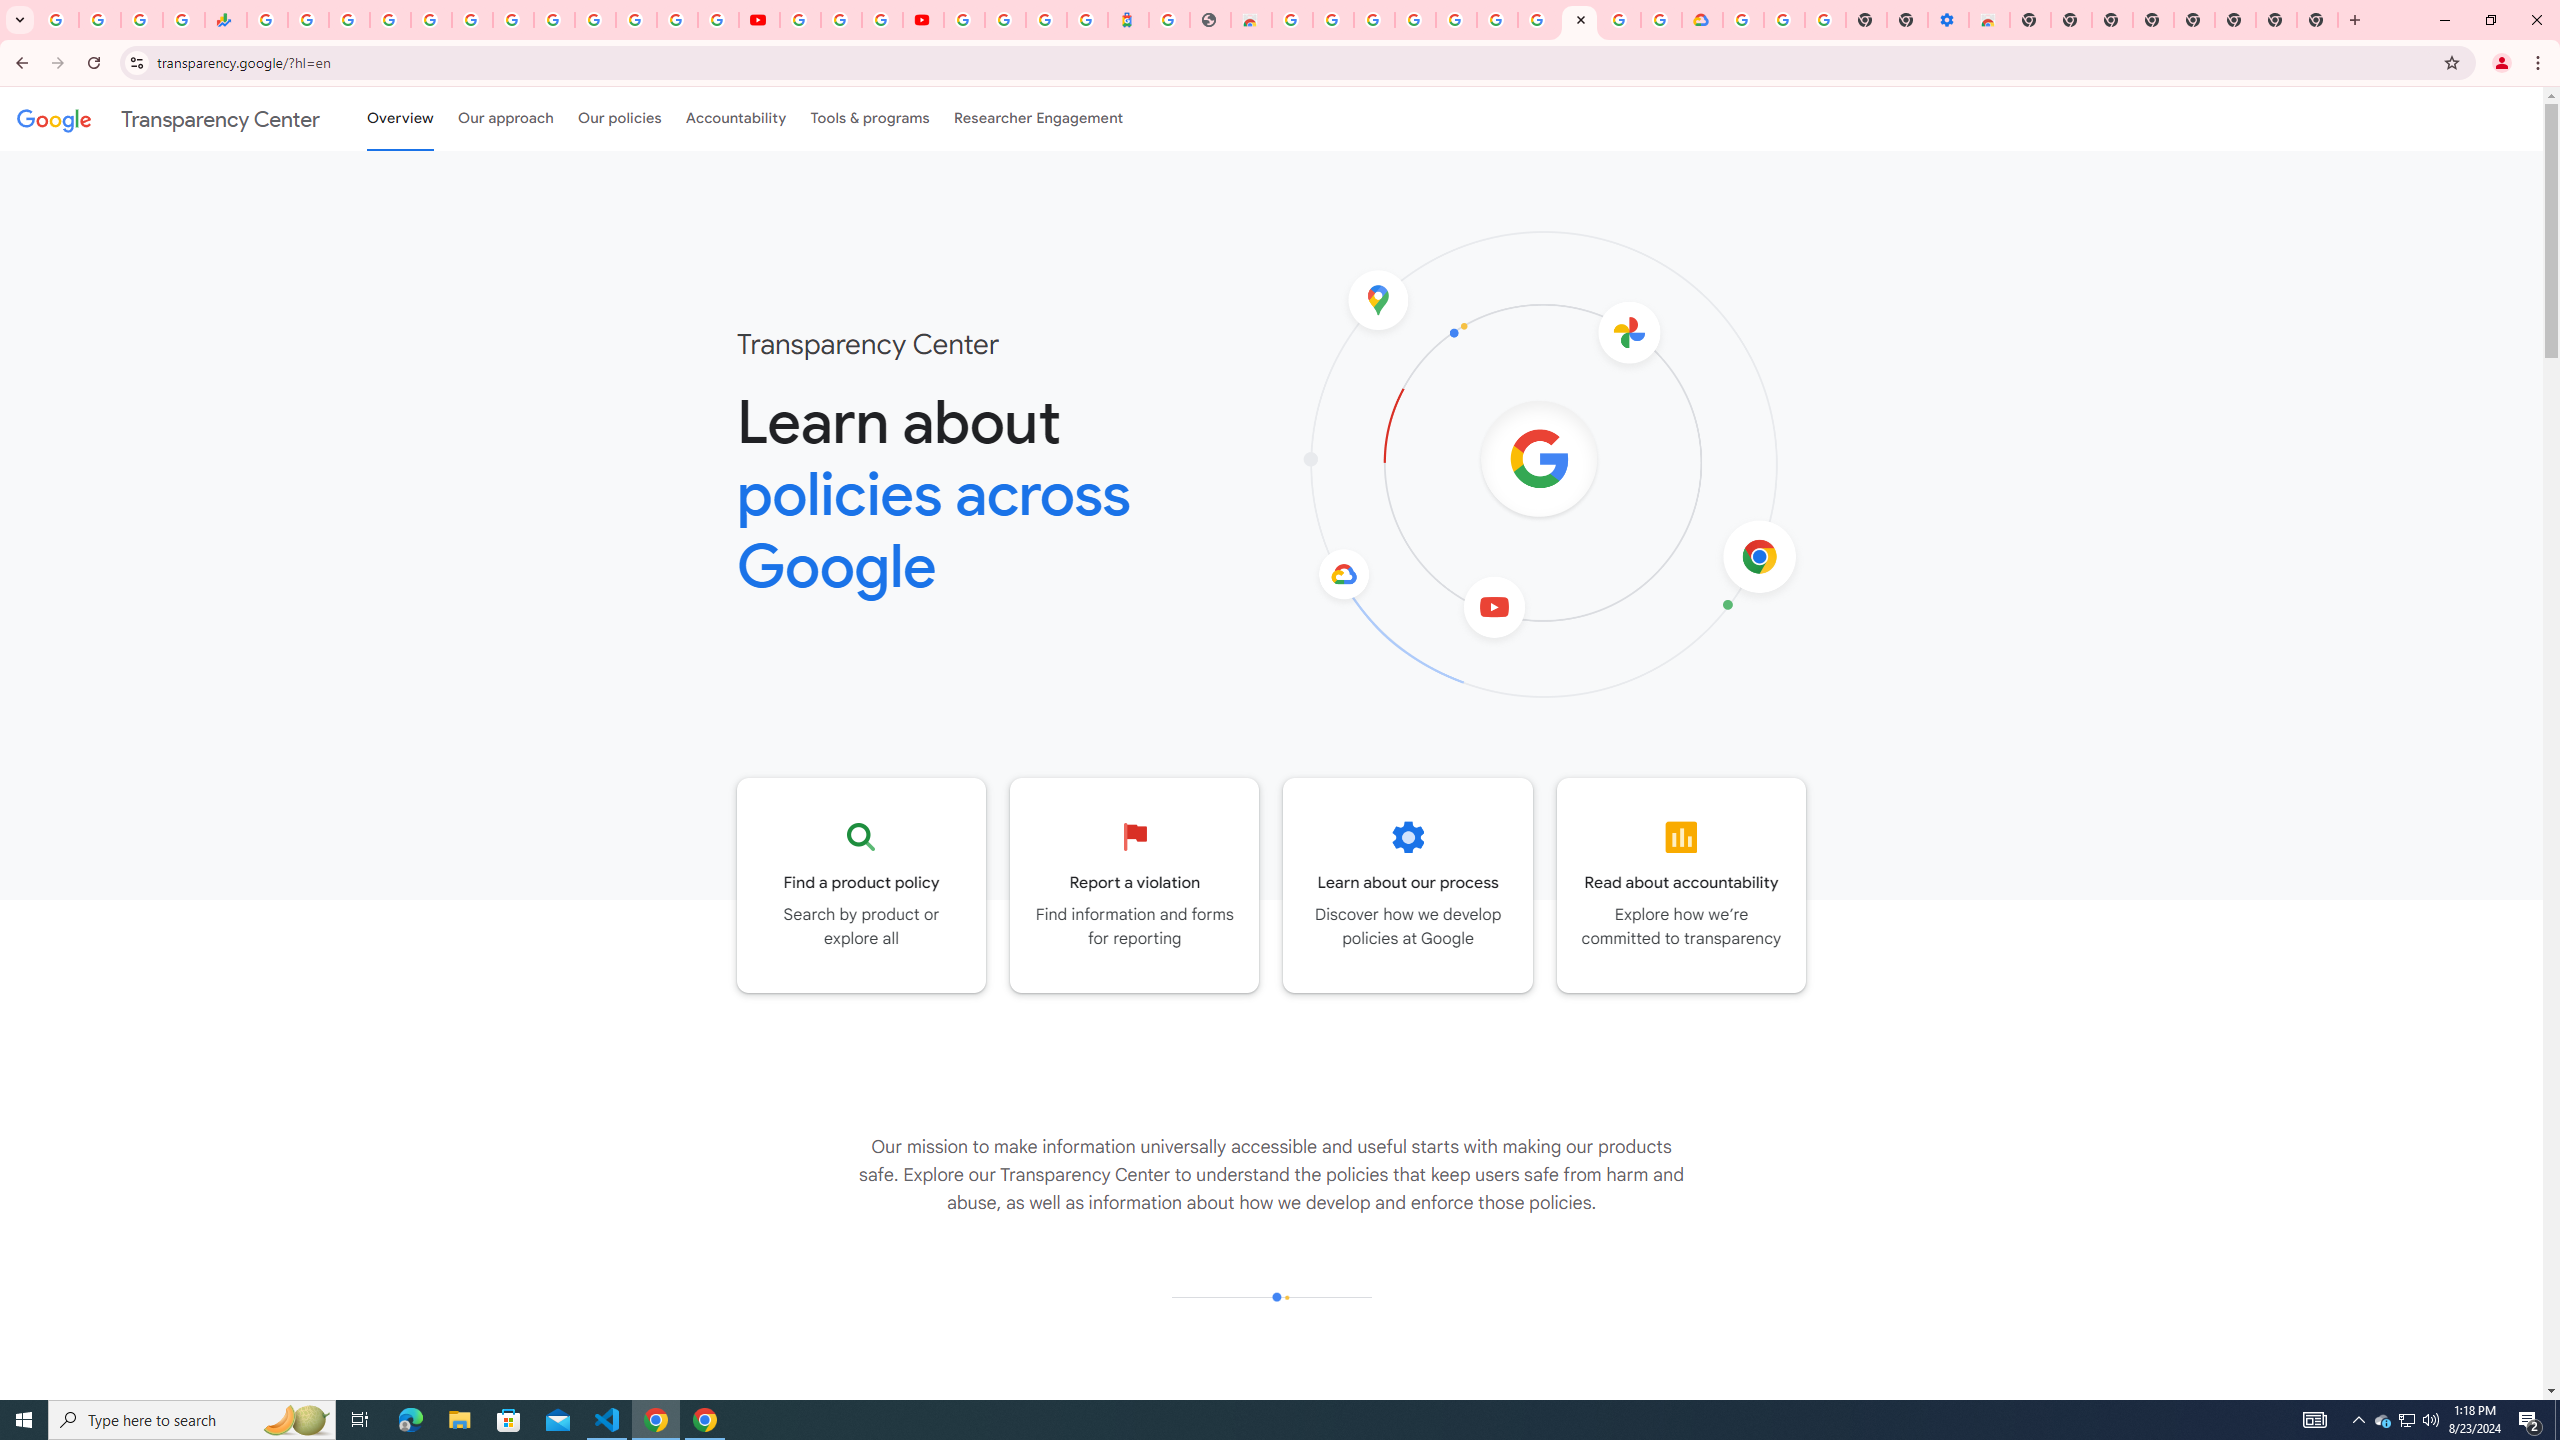  Describe the element at coordinates (57, 19) in the screenshot. I see `'Google Workspace Admin Community'` at that location.